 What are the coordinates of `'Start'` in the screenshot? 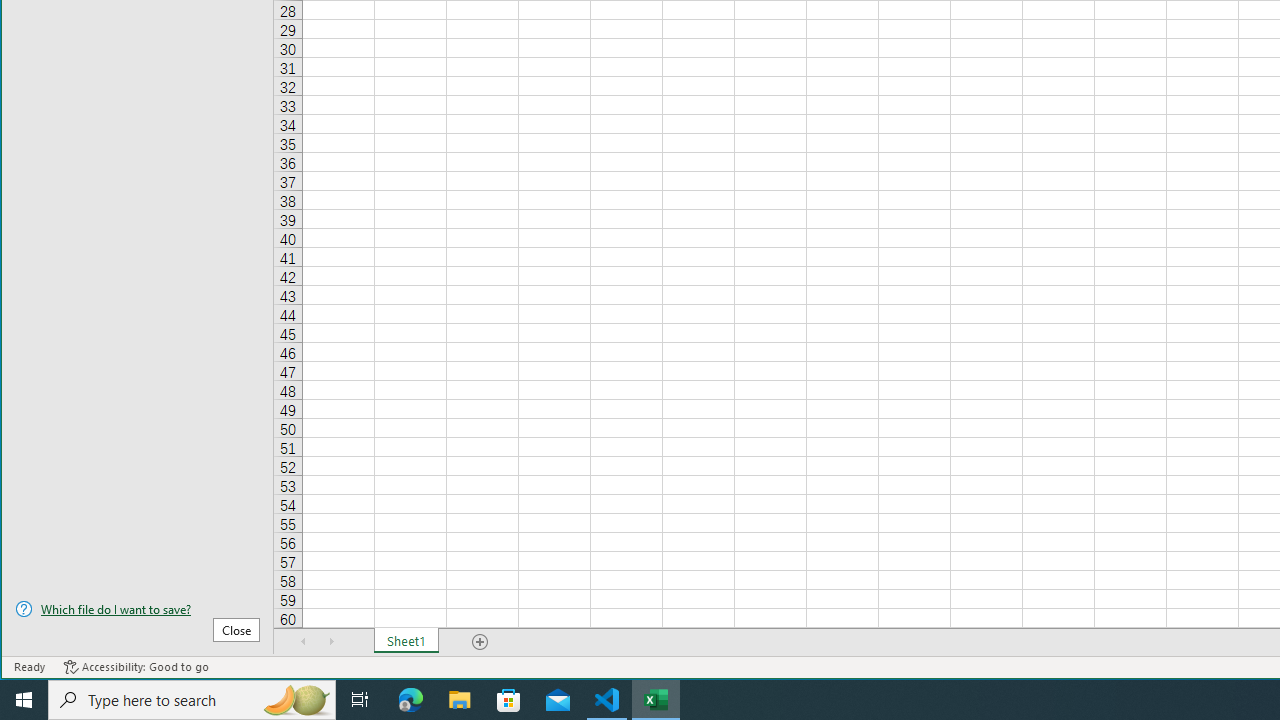 It's located at (24, 698).